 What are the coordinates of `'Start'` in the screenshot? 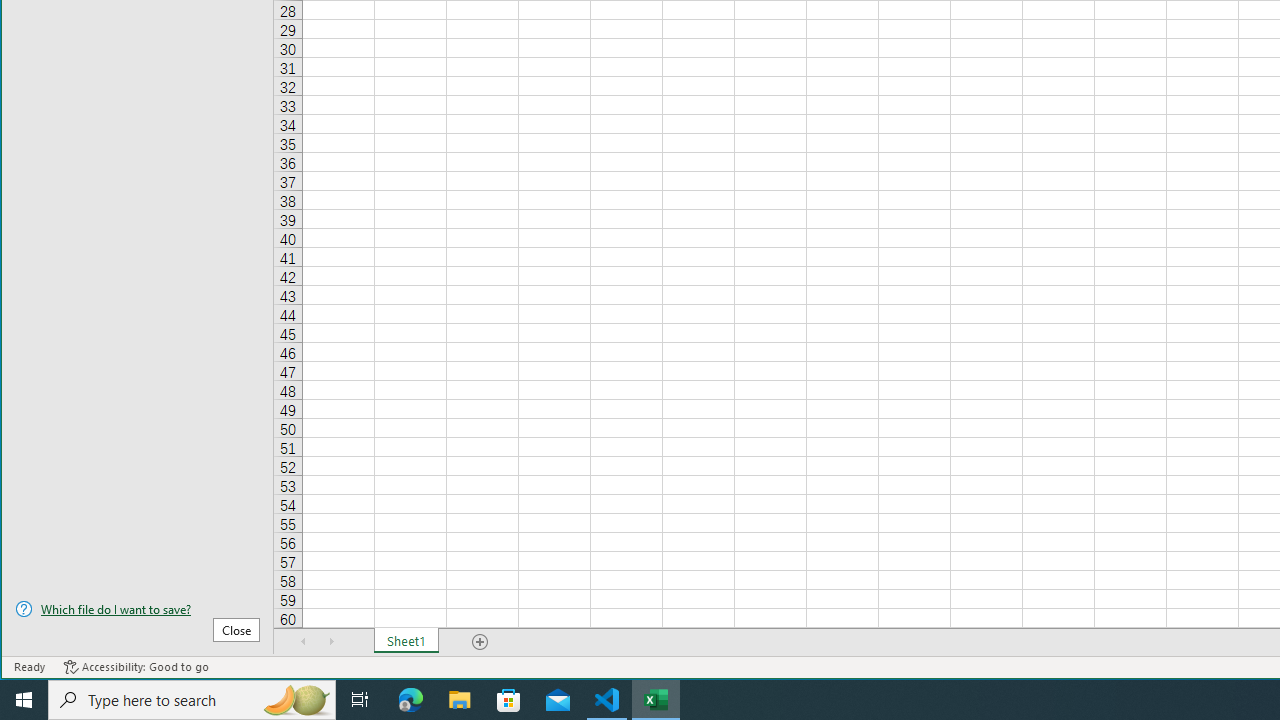 It's located at (24, 698).